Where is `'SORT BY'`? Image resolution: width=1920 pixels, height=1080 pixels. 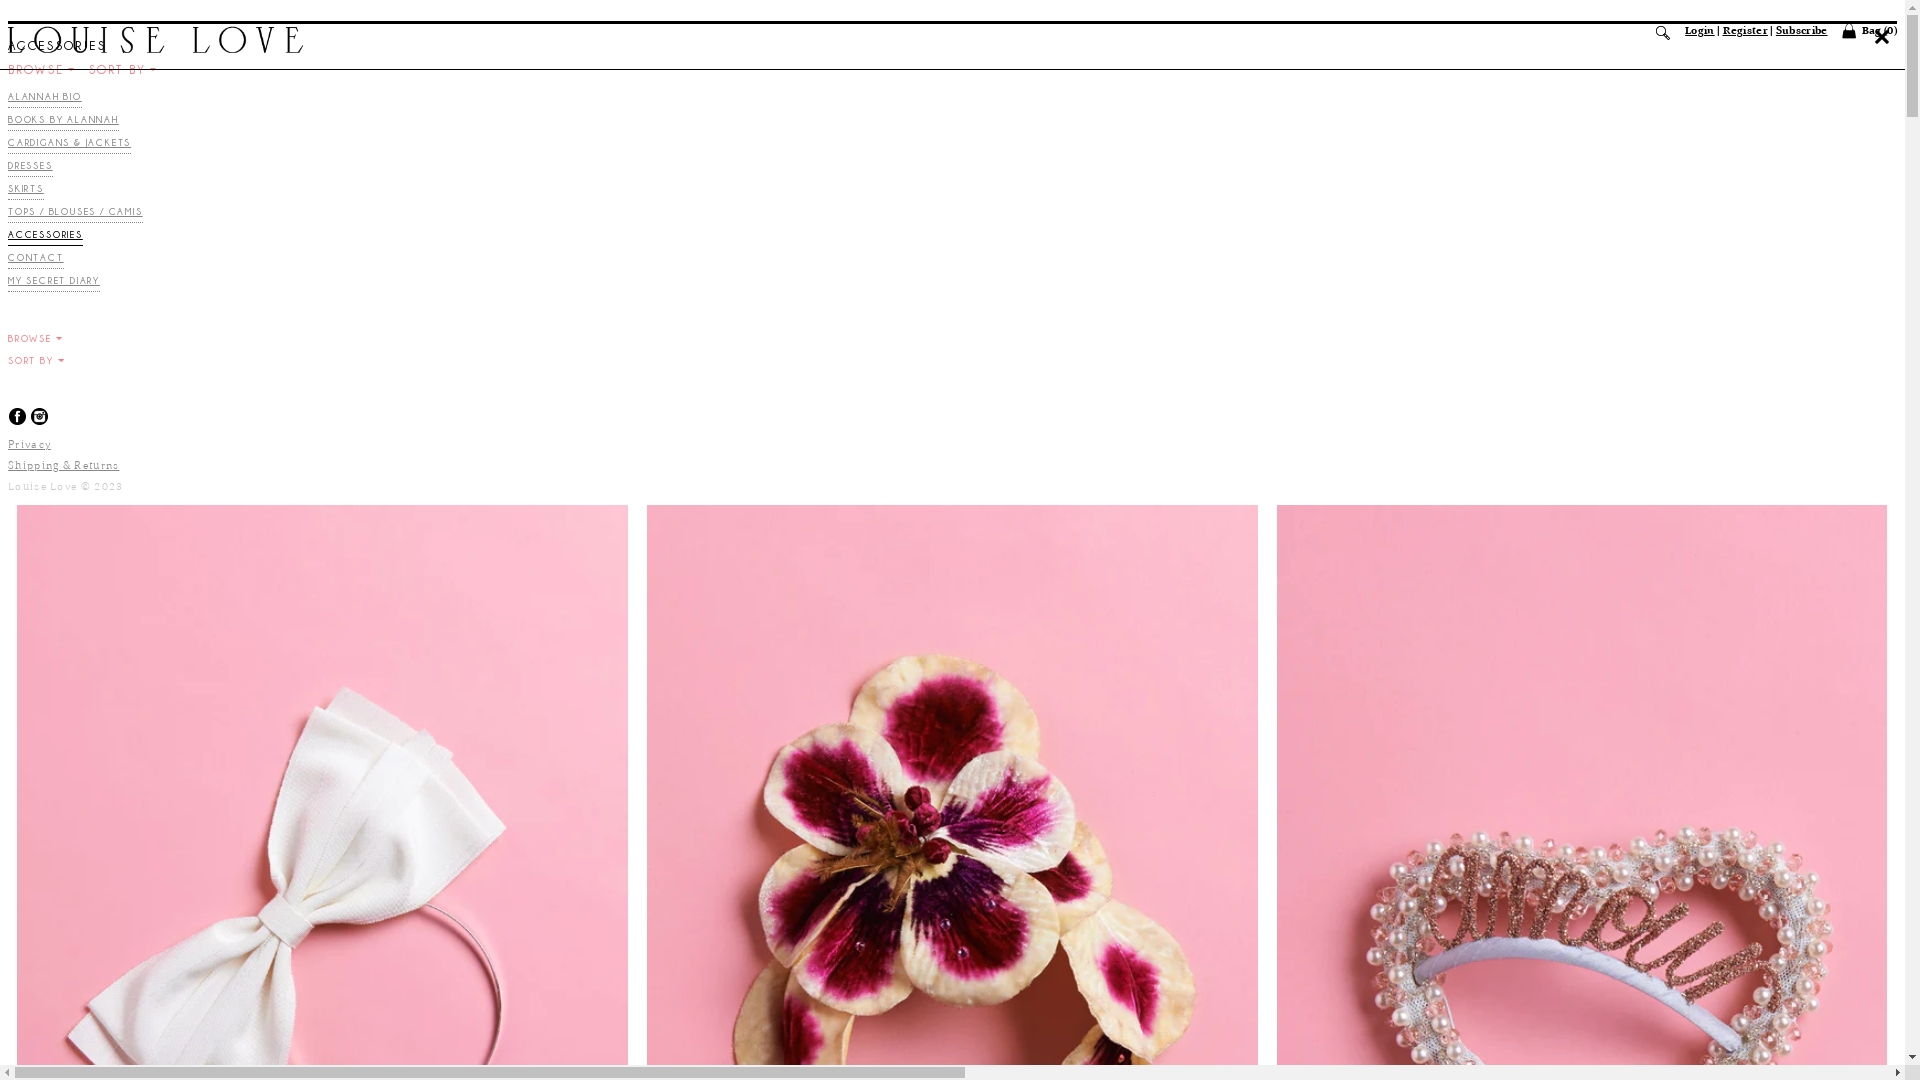
'SORT BY' is located at coordinates (121, 68).